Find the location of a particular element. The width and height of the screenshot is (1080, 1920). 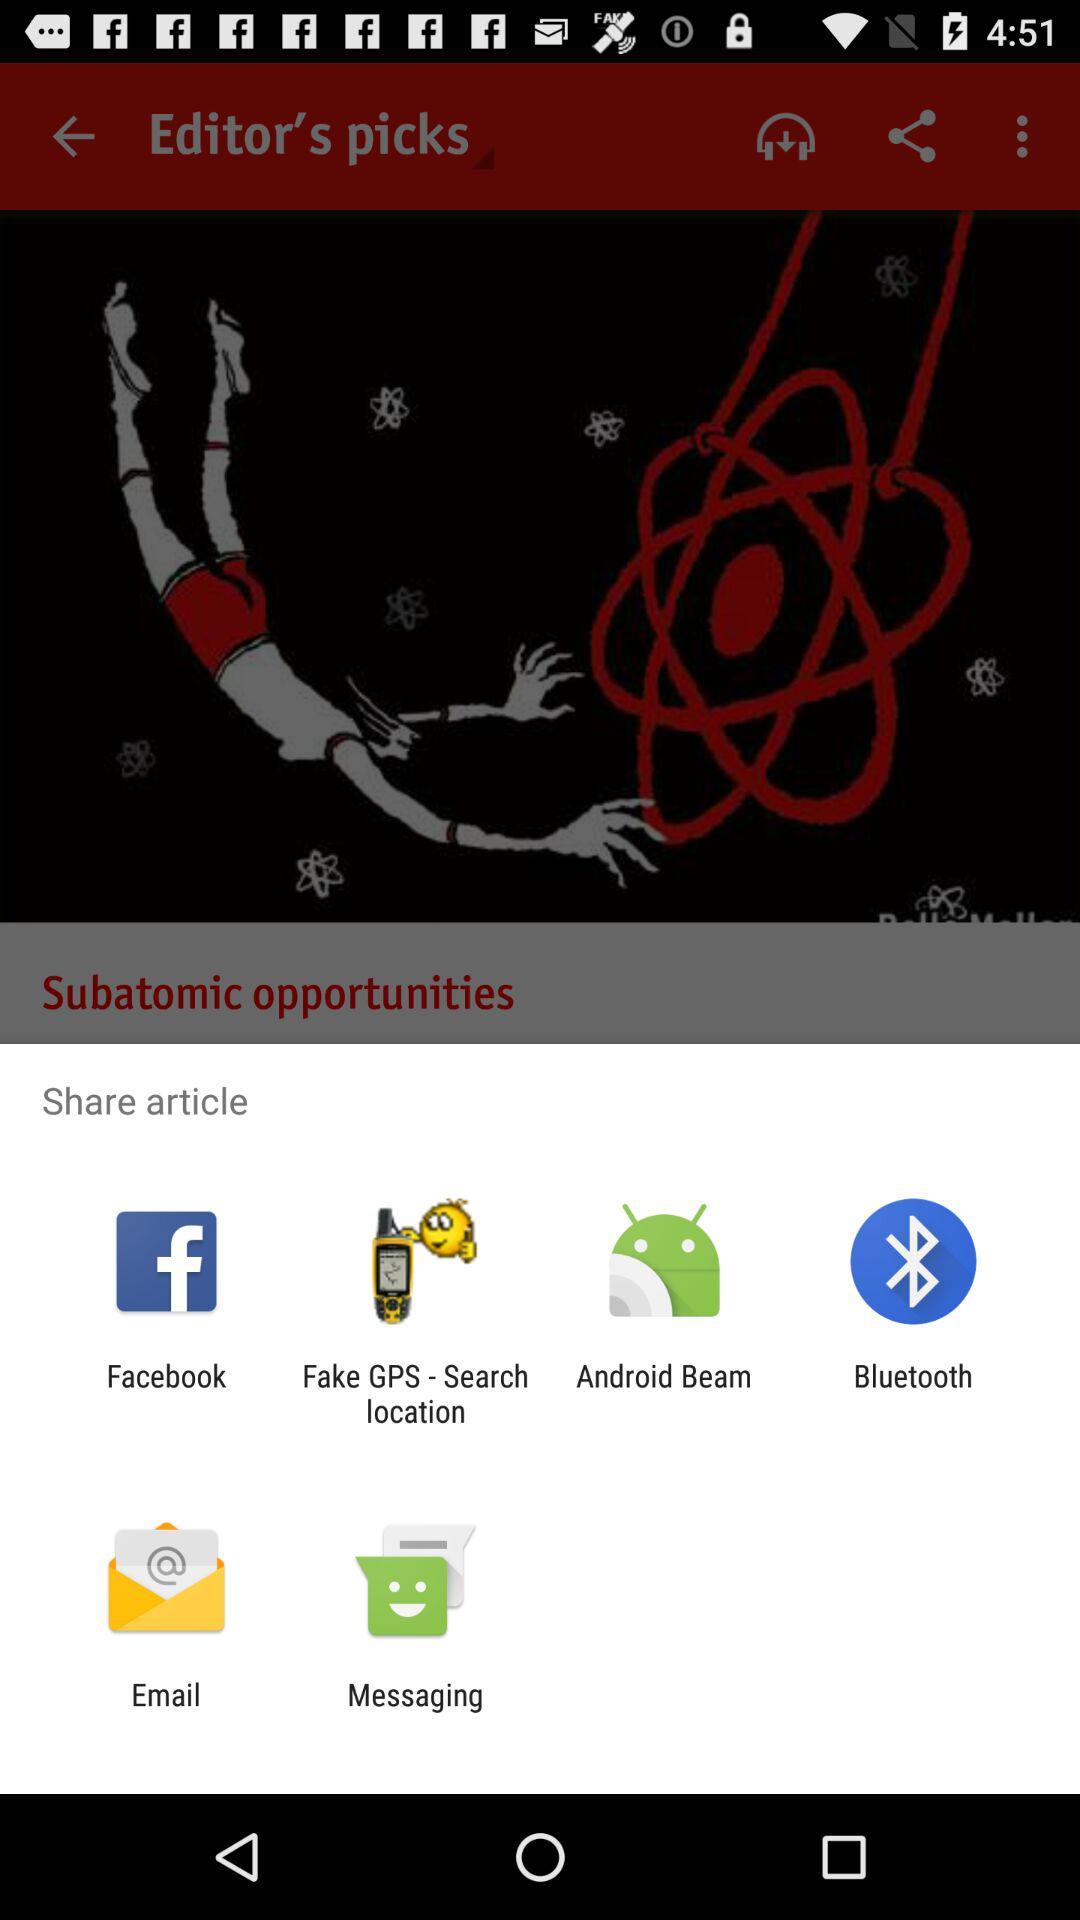

bluetooth icon is located at coordinates (913, 1392).